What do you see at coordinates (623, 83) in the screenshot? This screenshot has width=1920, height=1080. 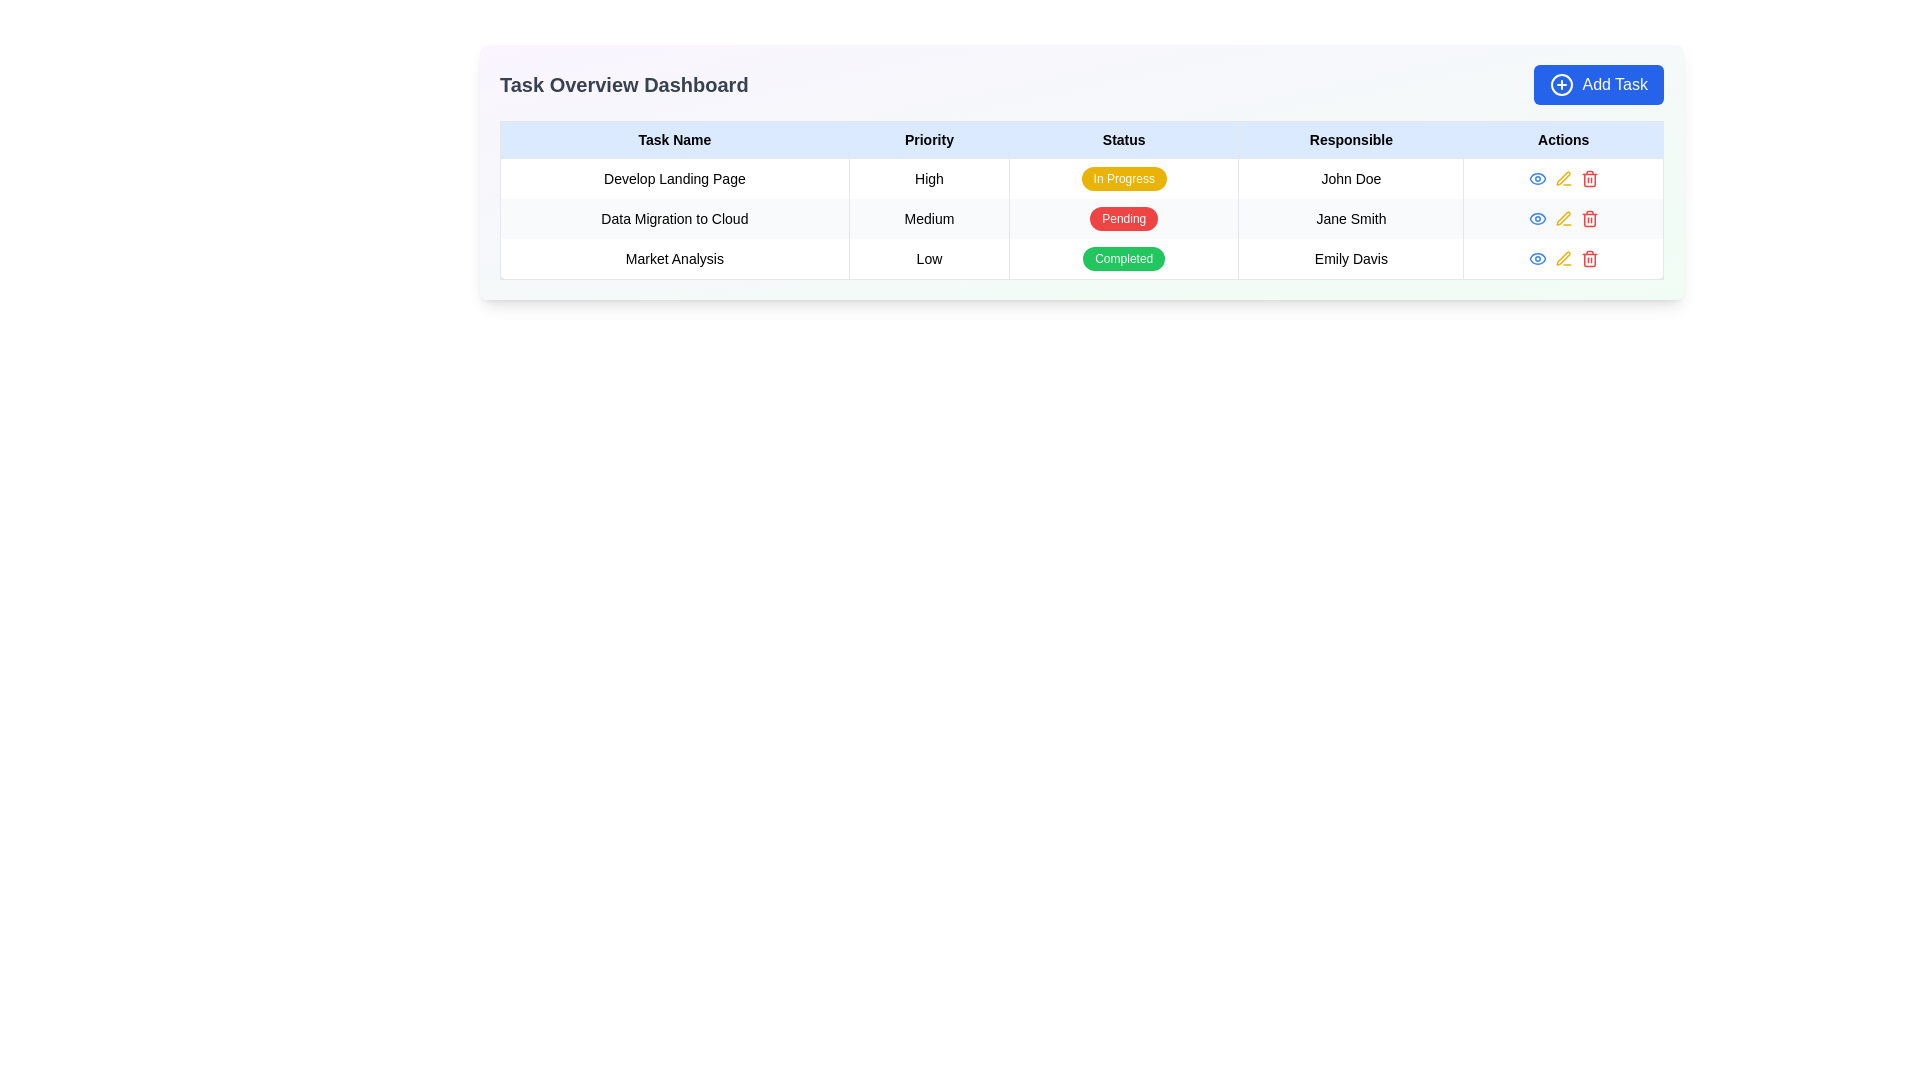 I see `the header text element that describes the content or purpose of the dashboard, located in the upper-left section of the interface` at bounding box center [623, 83].